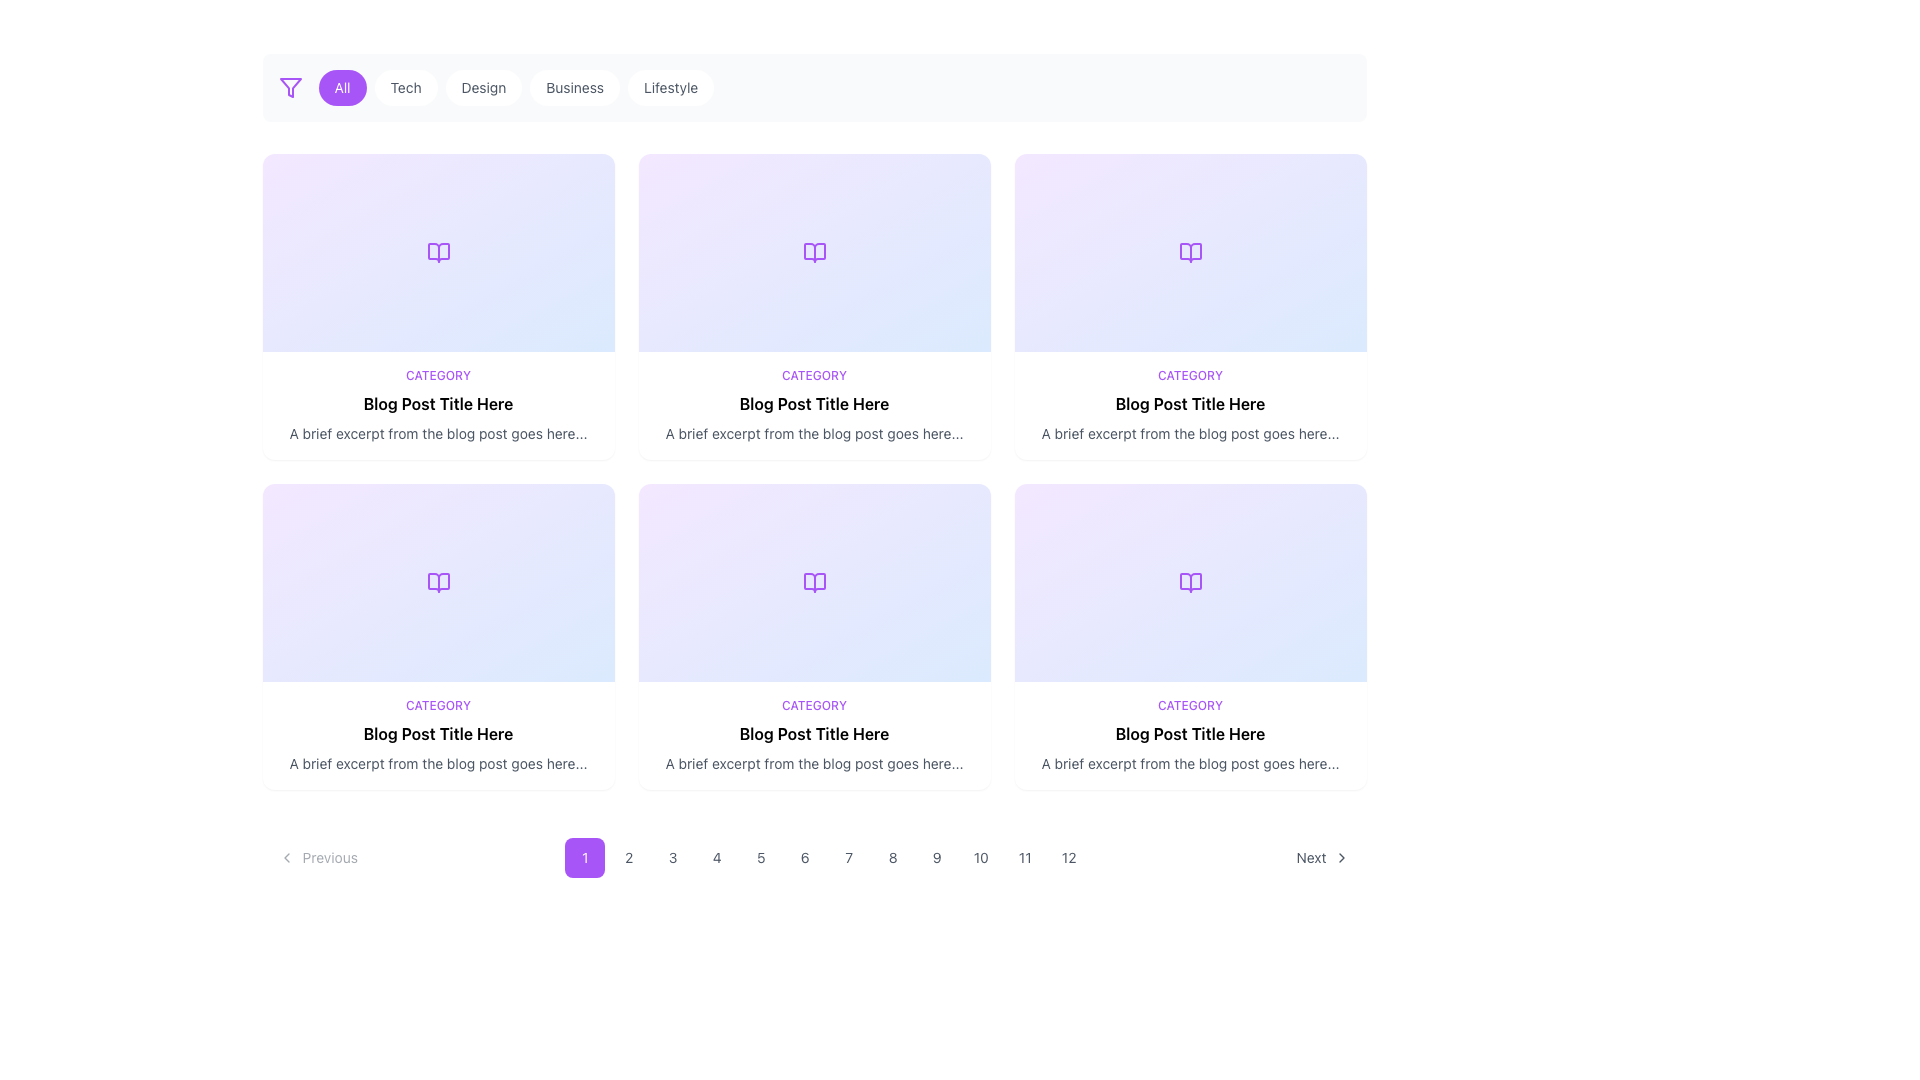 This screenshot has width=1920, height=1080. I want to click on the stylized open book icon located at the center of the third card in the second row of a grid layout, so click(814, 582).